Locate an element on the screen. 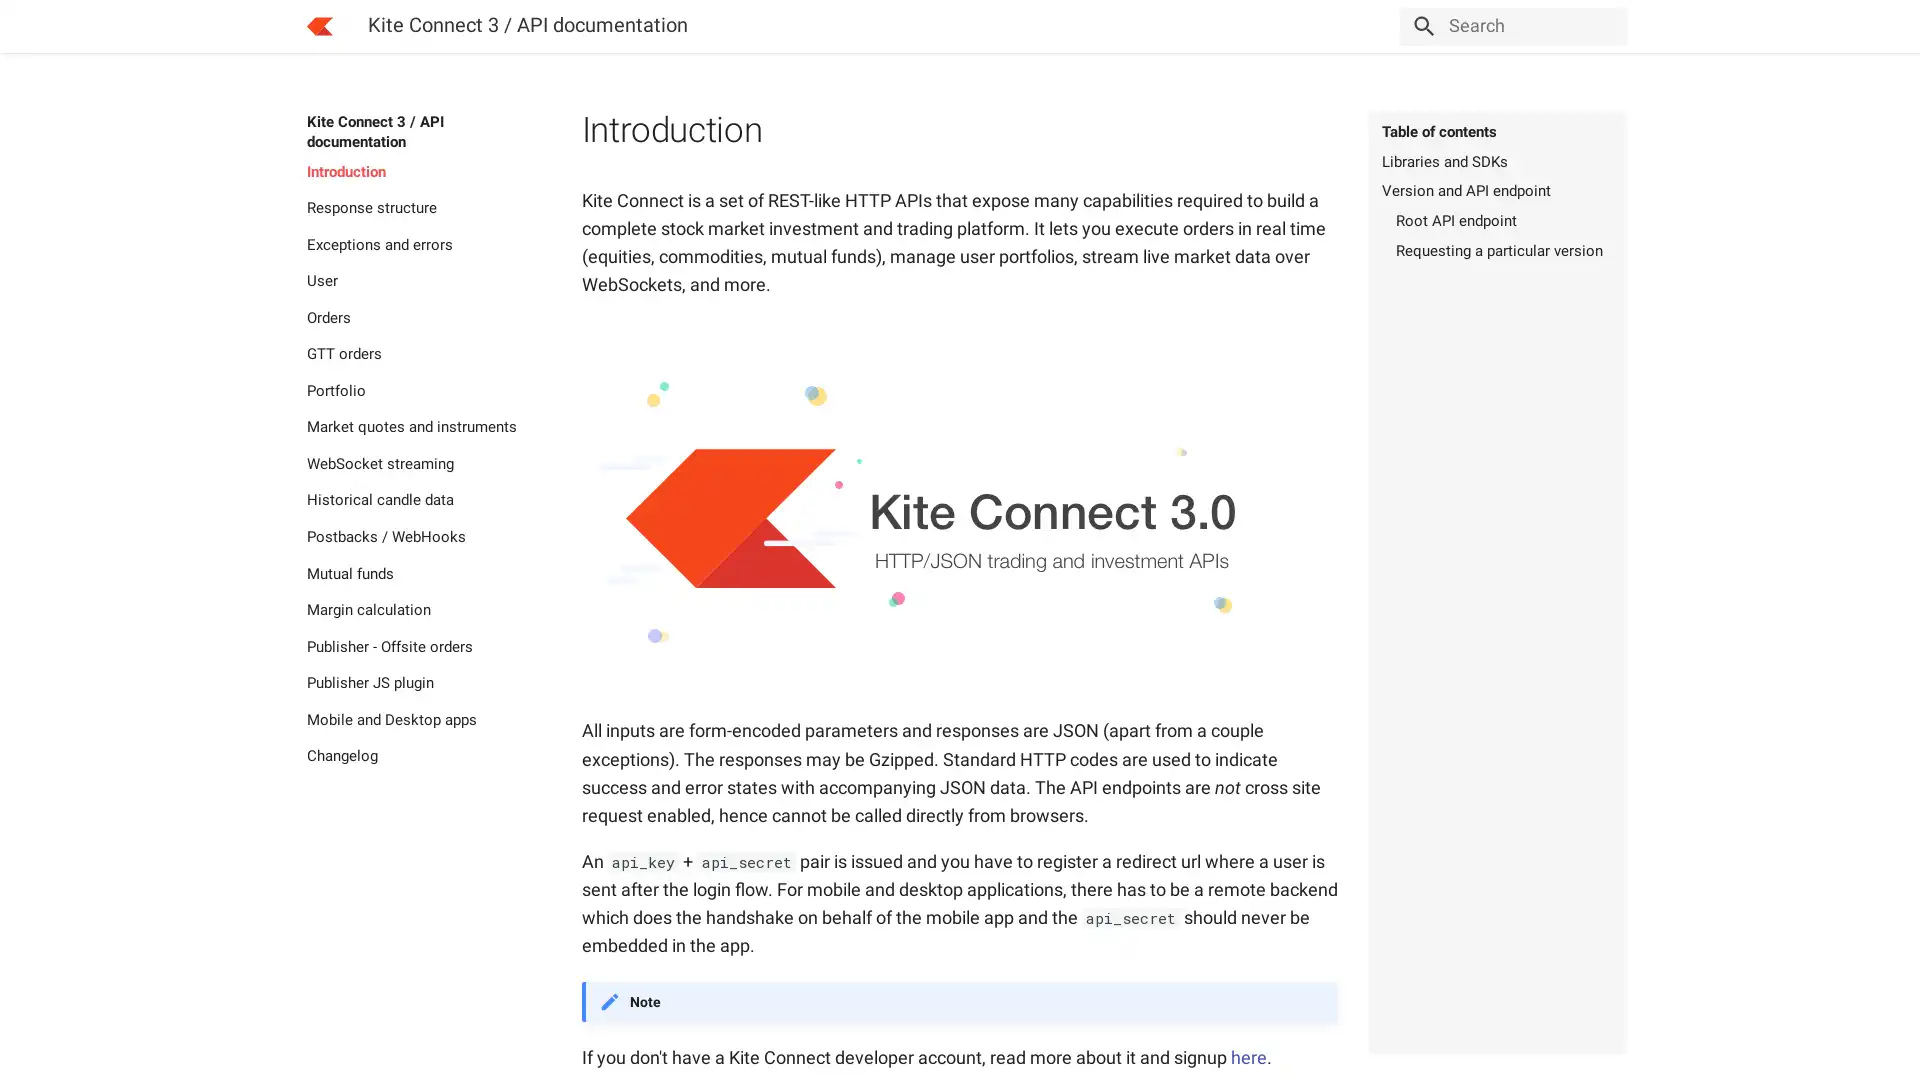 This screenshot has height=1080, width=1920. Clear is located at coordinates (1602, 26).